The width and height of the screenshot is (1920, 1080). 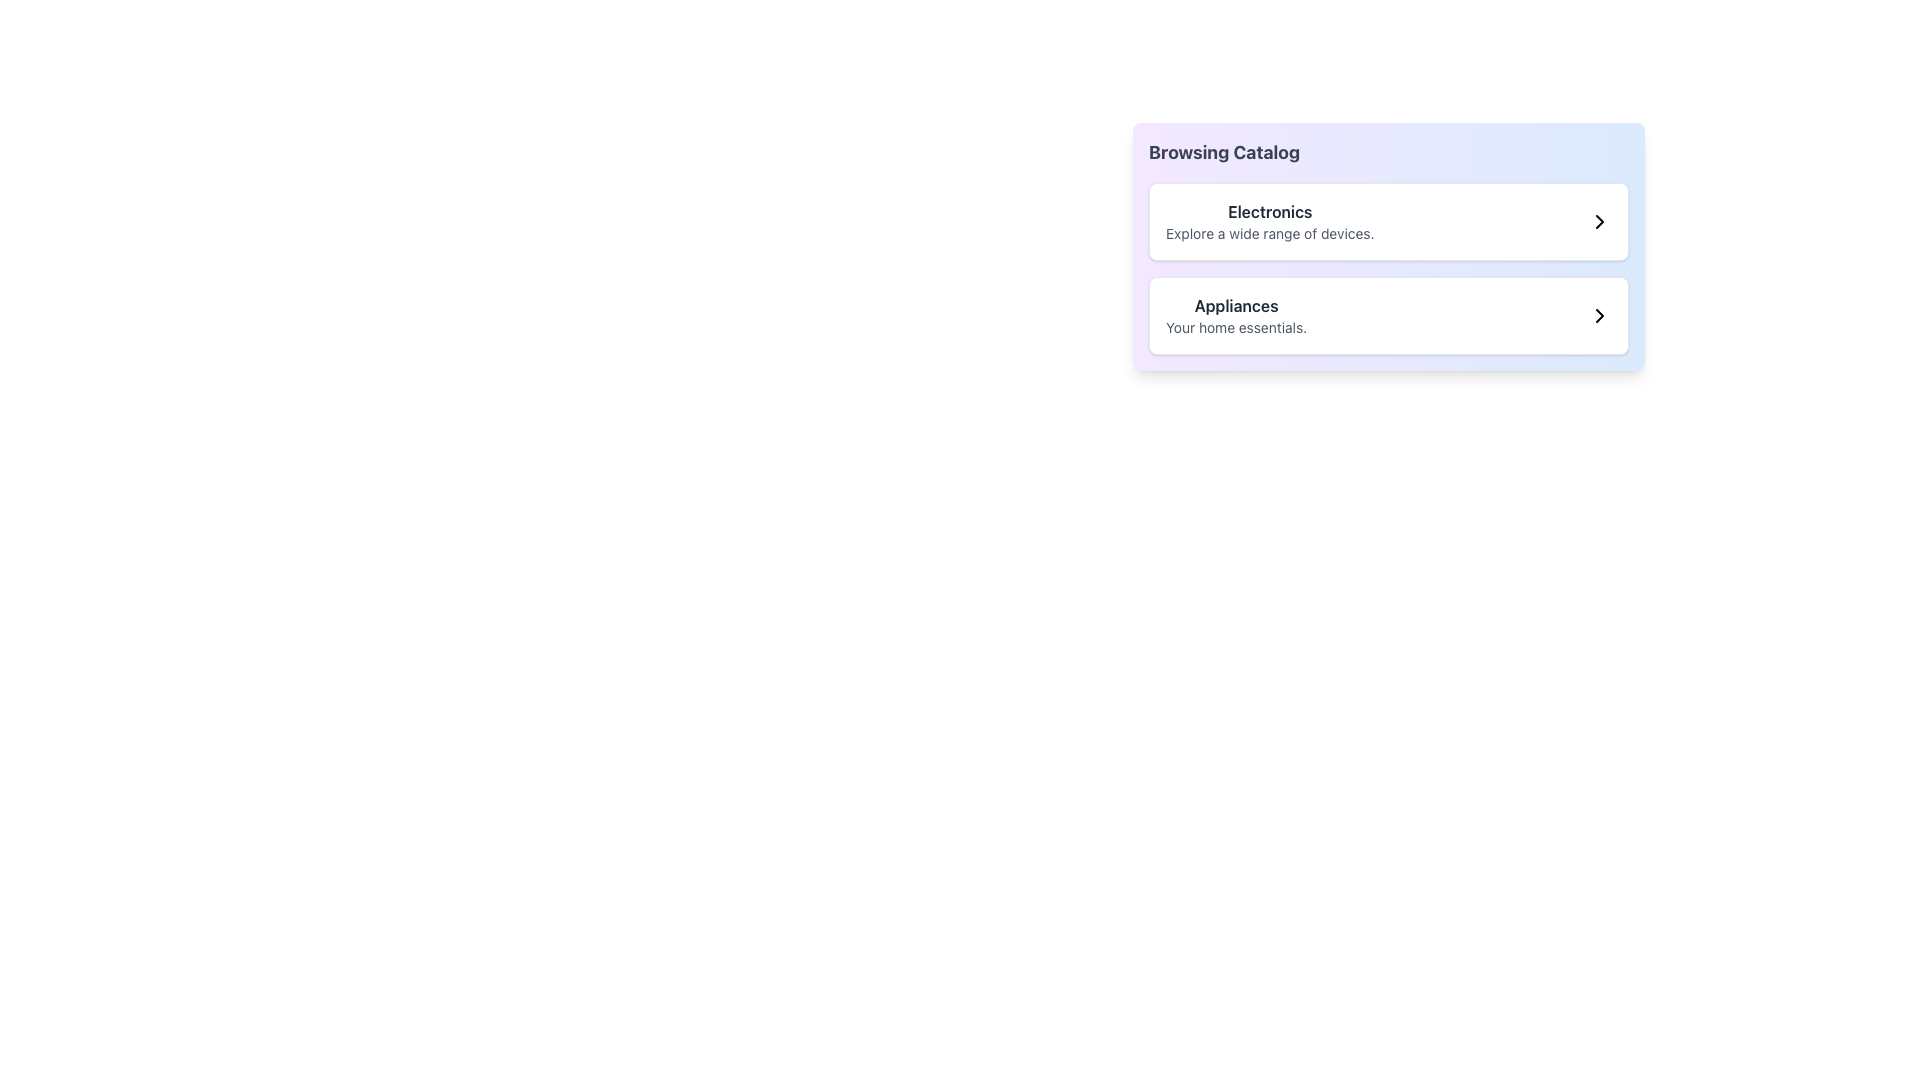 What do you see at coordinates (1269, 233) in the screenshot?
I see `the text label displaying 'Explore a wide range of devices.' which is styled in a smaller gray font and positioned below the title 'Electronics'` at bounding box center [1269, 233].